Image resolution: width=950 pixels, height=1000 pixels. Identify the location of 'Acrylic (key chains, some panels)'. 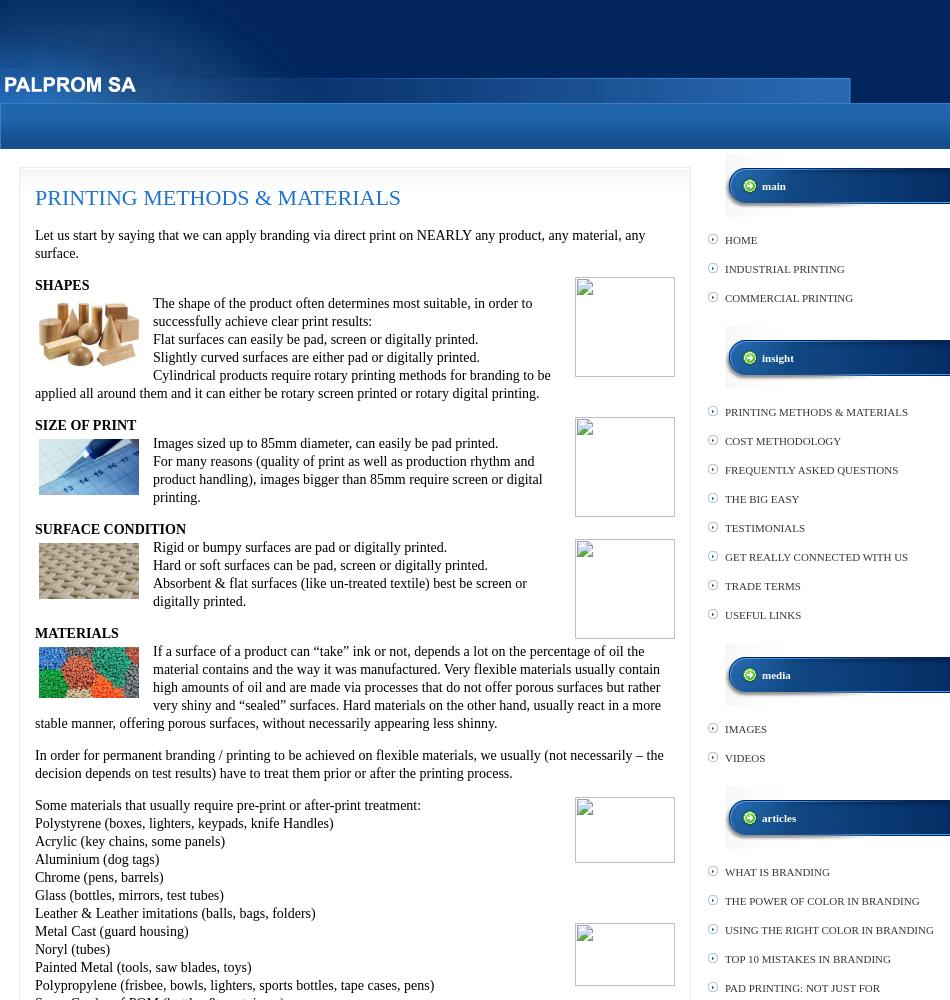
(129, 840).